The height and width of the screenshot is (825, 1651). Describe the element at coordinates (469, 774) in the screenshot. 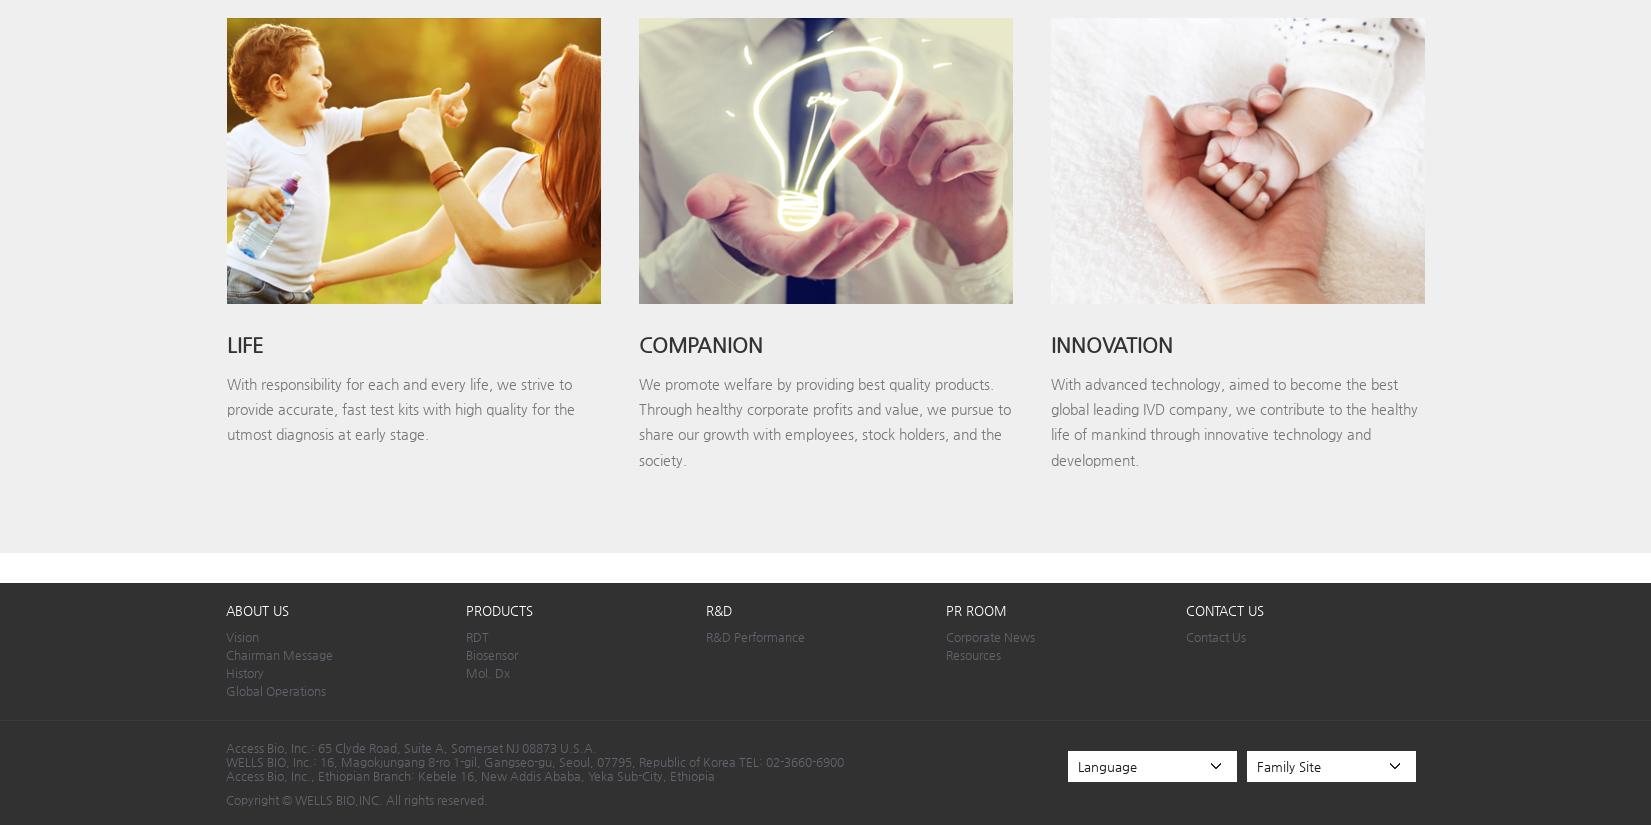

I see `'Access Bio, Inc., Ethiopian Branch: Kebele 16, New Addis Ababa, Yeka Sub-City, Ethiopia'` at that location.